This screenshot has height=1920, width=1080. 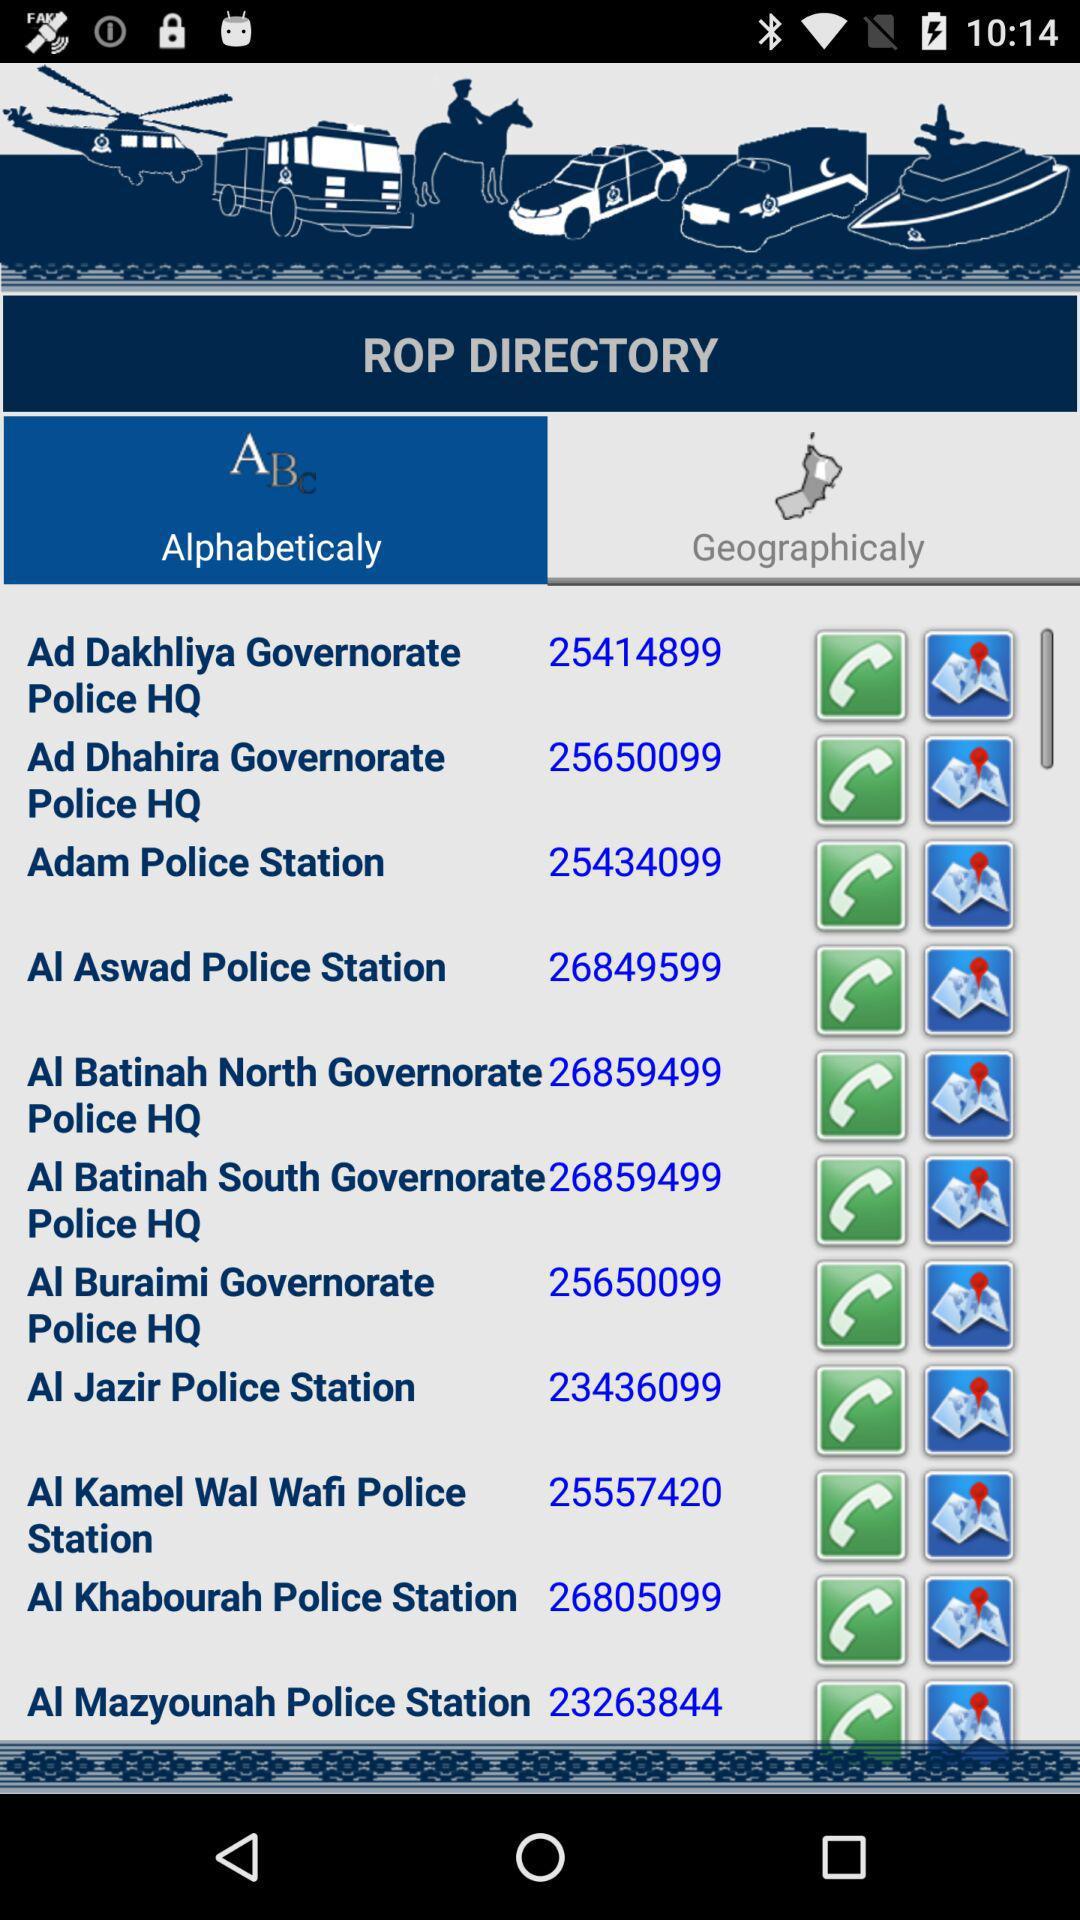 I want to click on call, so click(x=859, y=1725).